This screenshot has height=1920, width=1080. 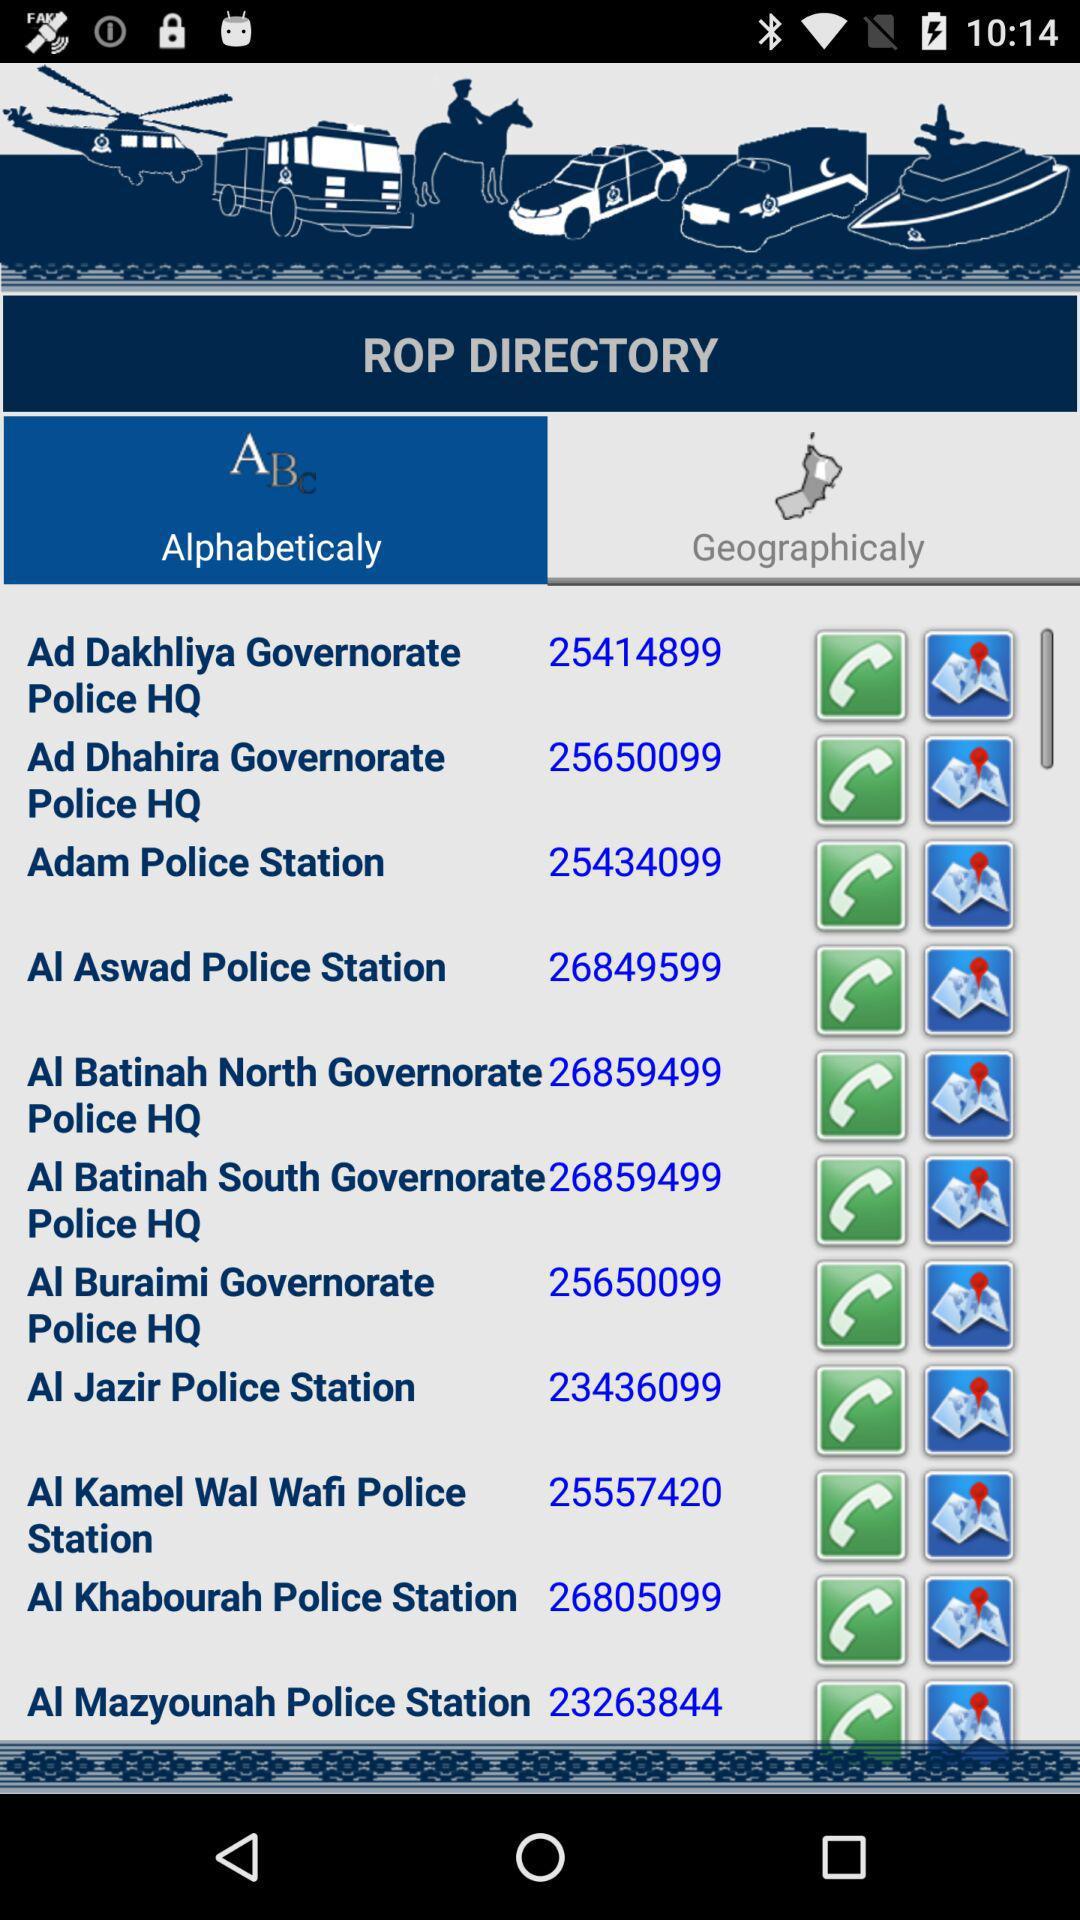 I want to click on call, so click(x=859, y=1725).